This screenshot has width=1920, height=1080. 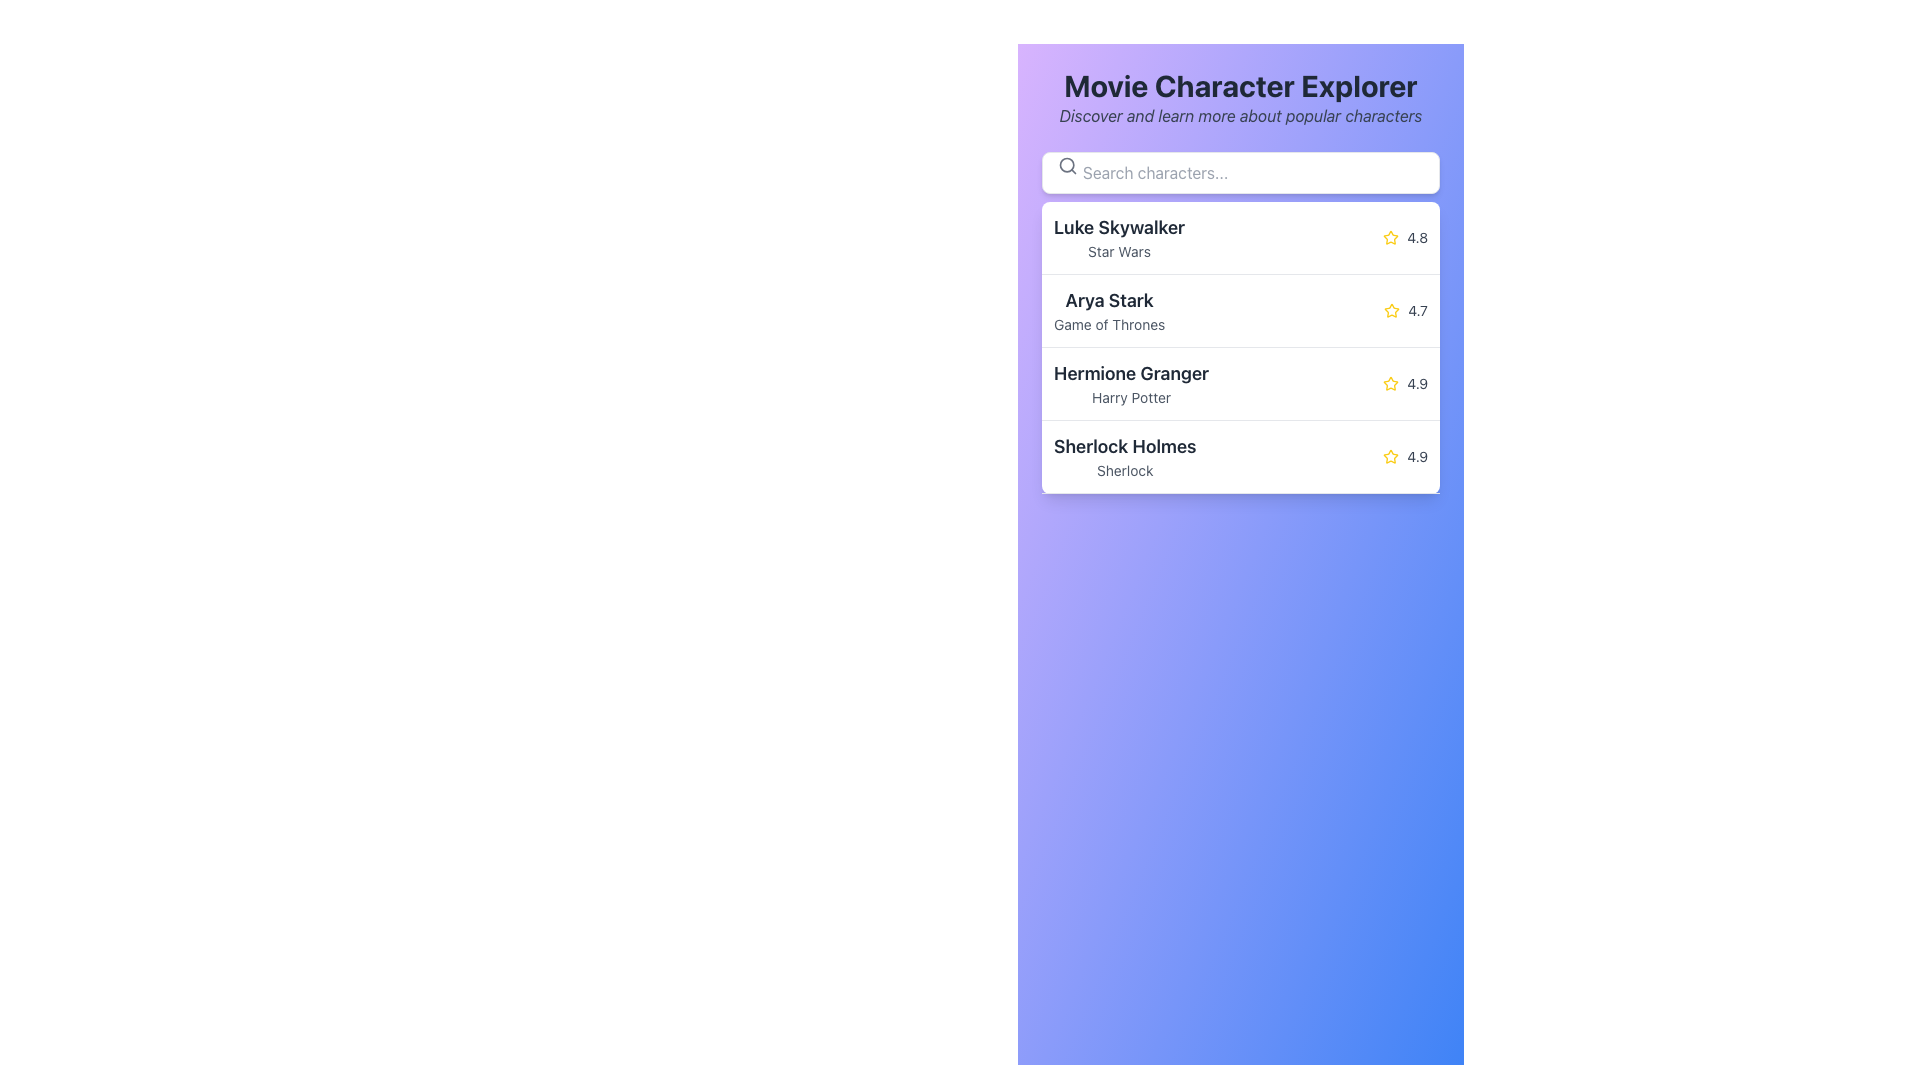 I want to click on the descriptive text label located directly beneath the bolded text 'Luke Skywalker' in the first row of the list, so click(x=1118, y=250).